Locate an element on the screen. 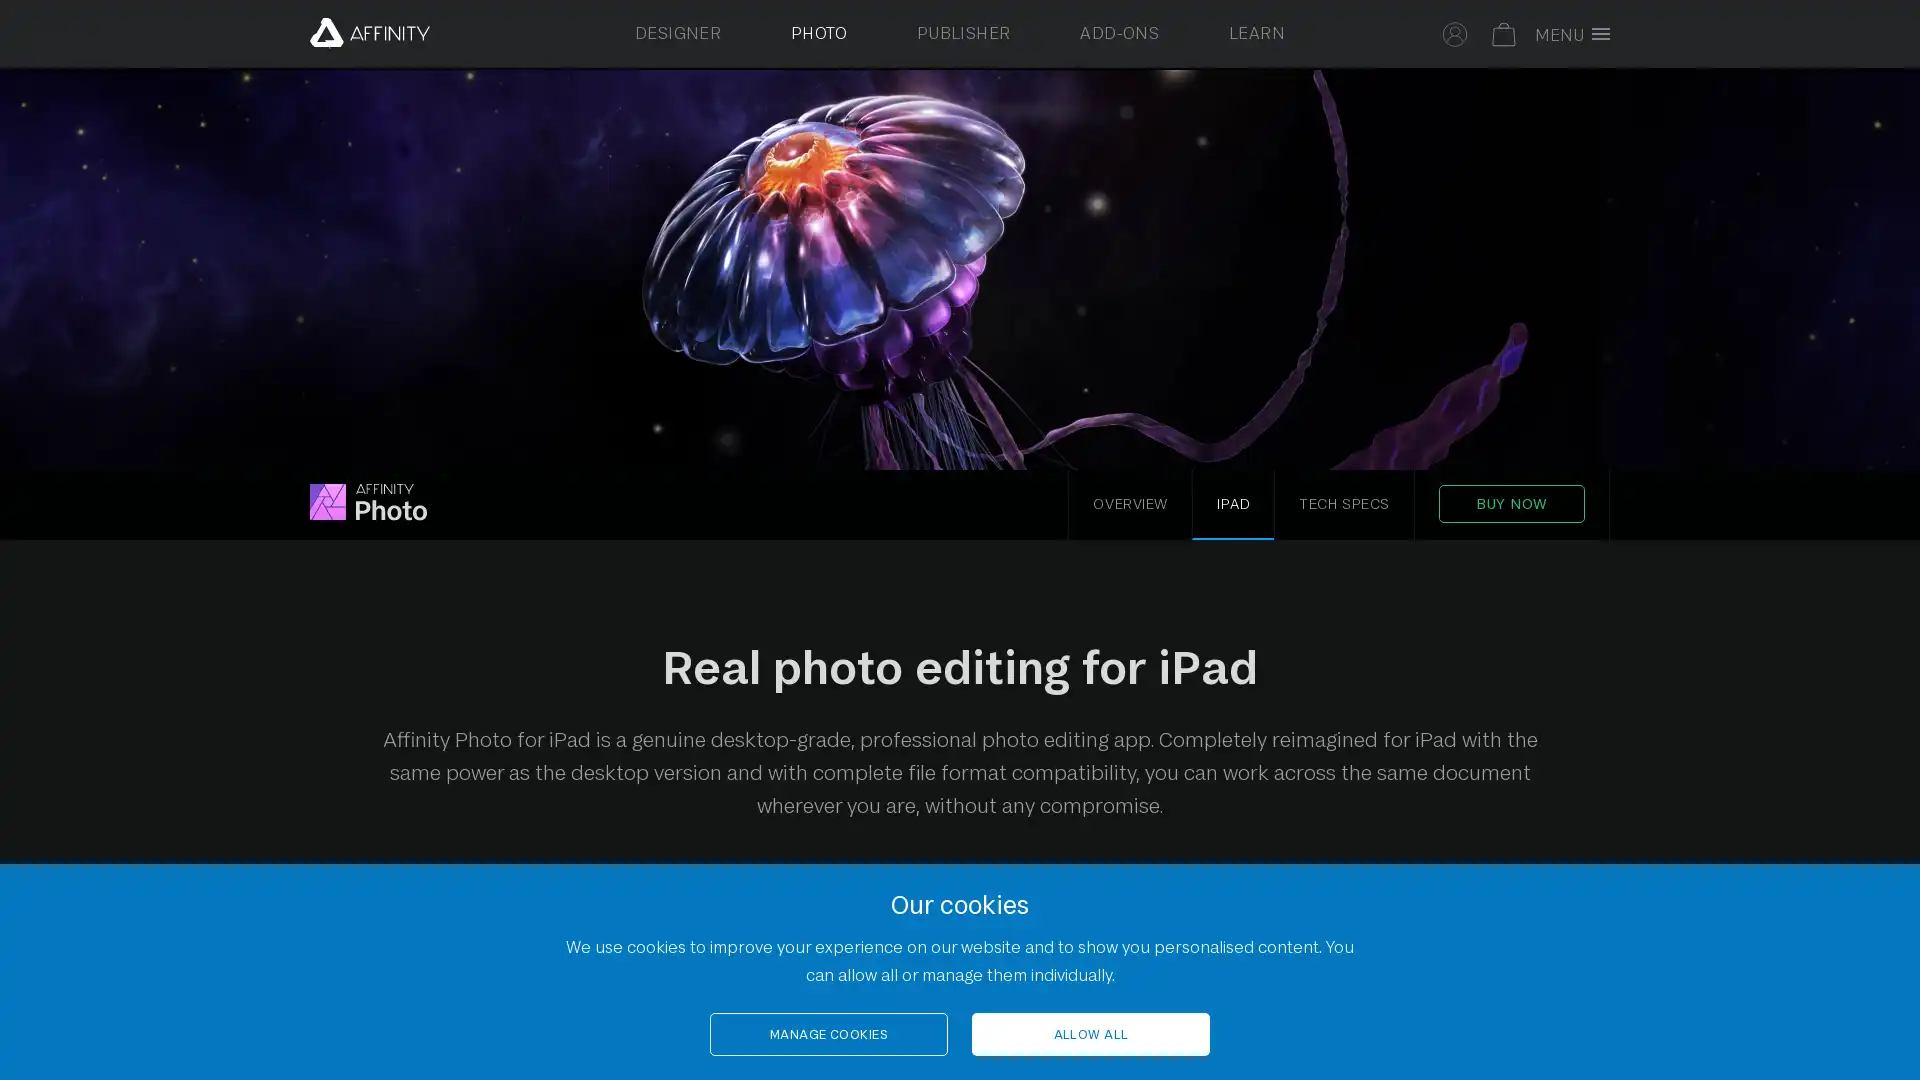 The height and width of the screenshot is (1080, 1920). Your basket is empty. Select to toggle basket. is located at coordinates (1504, 31).